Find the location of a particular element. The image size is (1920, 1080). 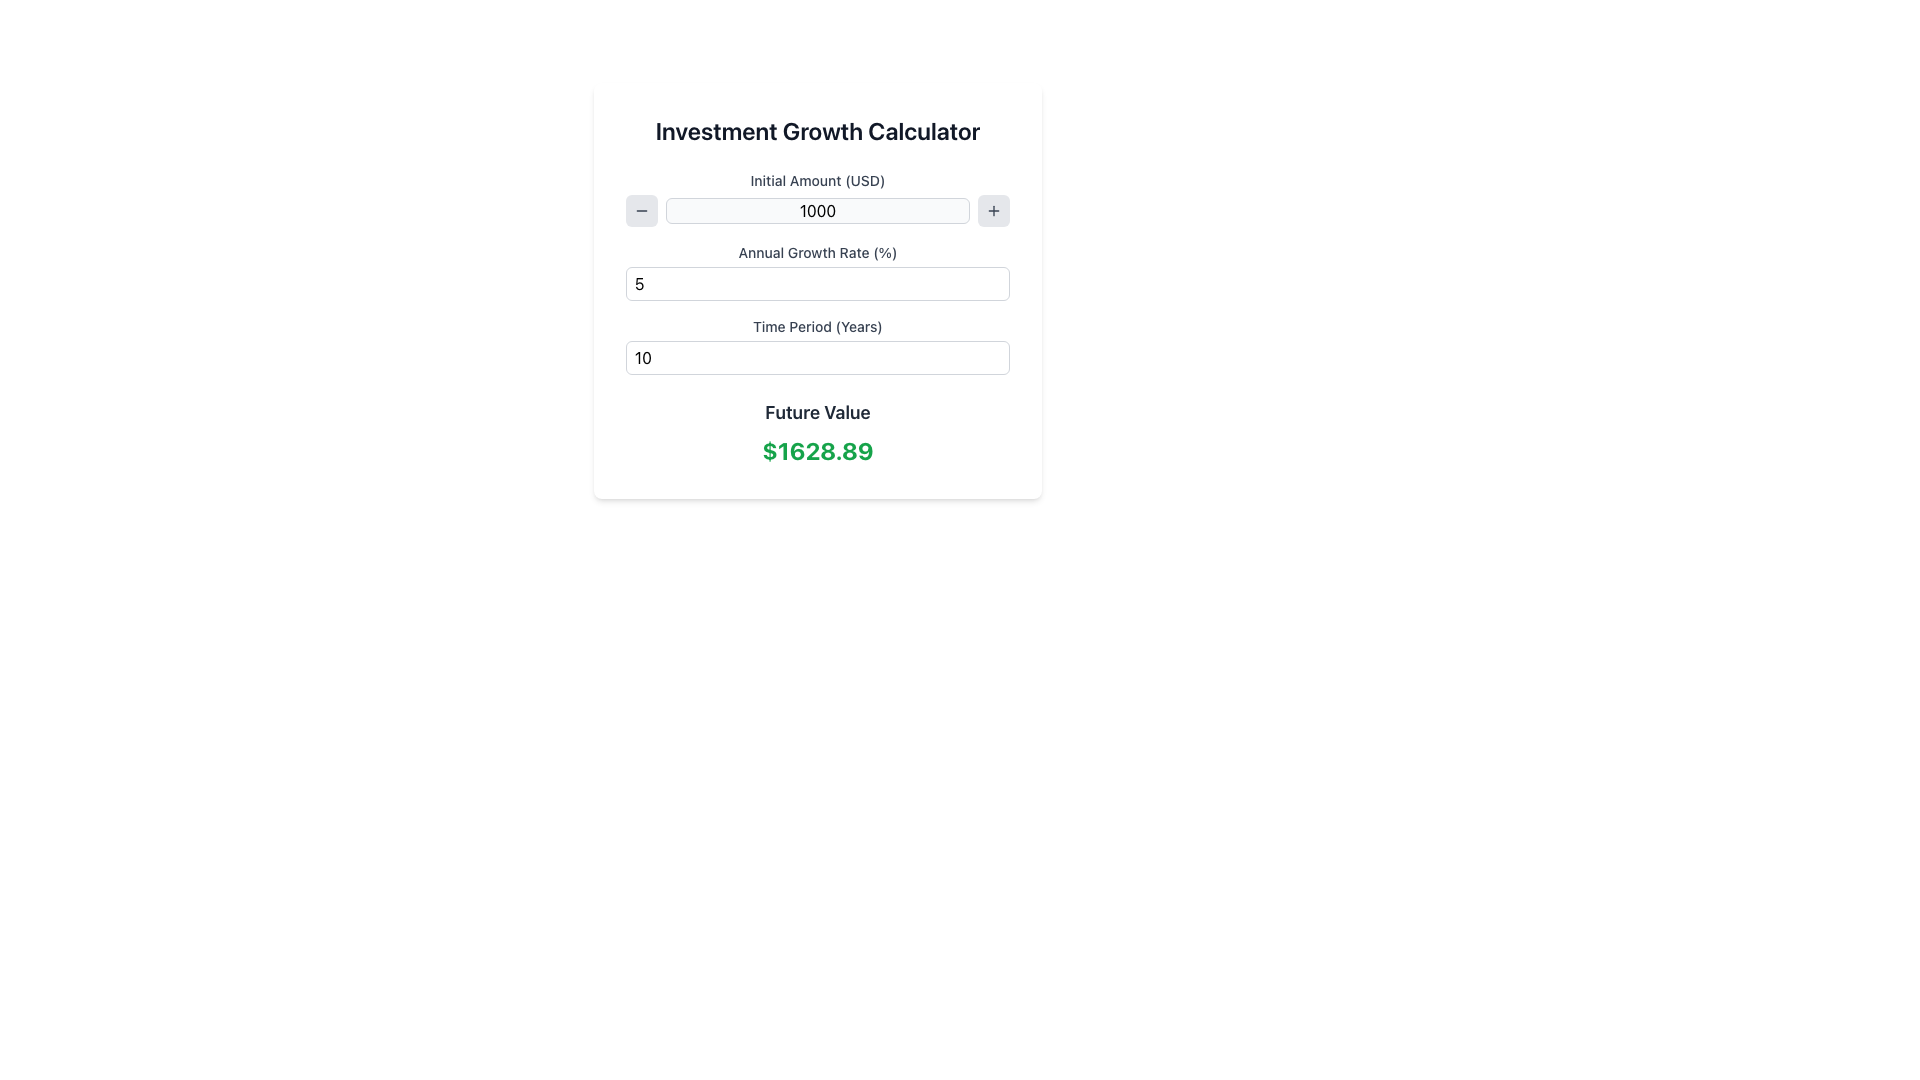

the static text label reading 'Time Period (Years)' that is positioned above the number input field set to '10' is located at coordinates (817, 326).